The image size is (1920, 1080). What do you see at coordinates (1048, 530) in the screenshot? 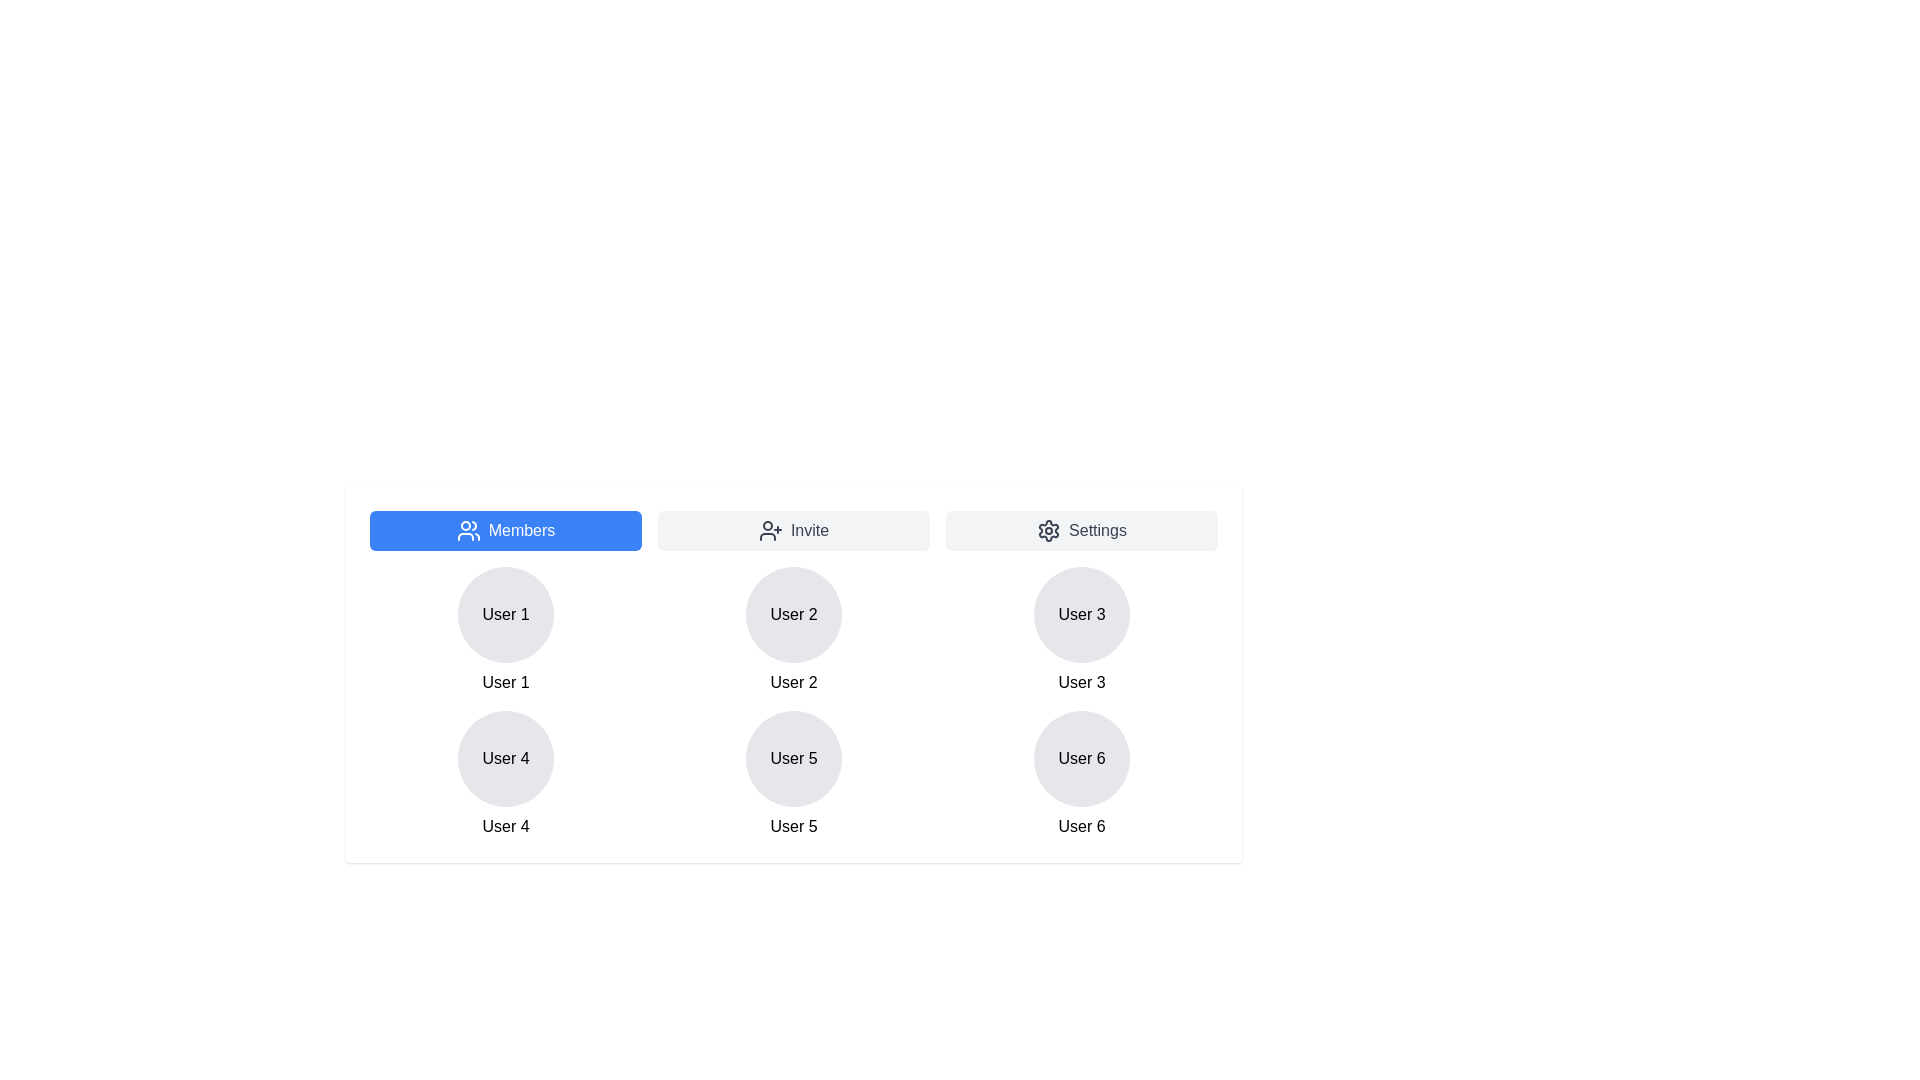
I see `the cog-shaped settings icon located in the upper-right corner of the interface` at bounding box center [1048, 530].